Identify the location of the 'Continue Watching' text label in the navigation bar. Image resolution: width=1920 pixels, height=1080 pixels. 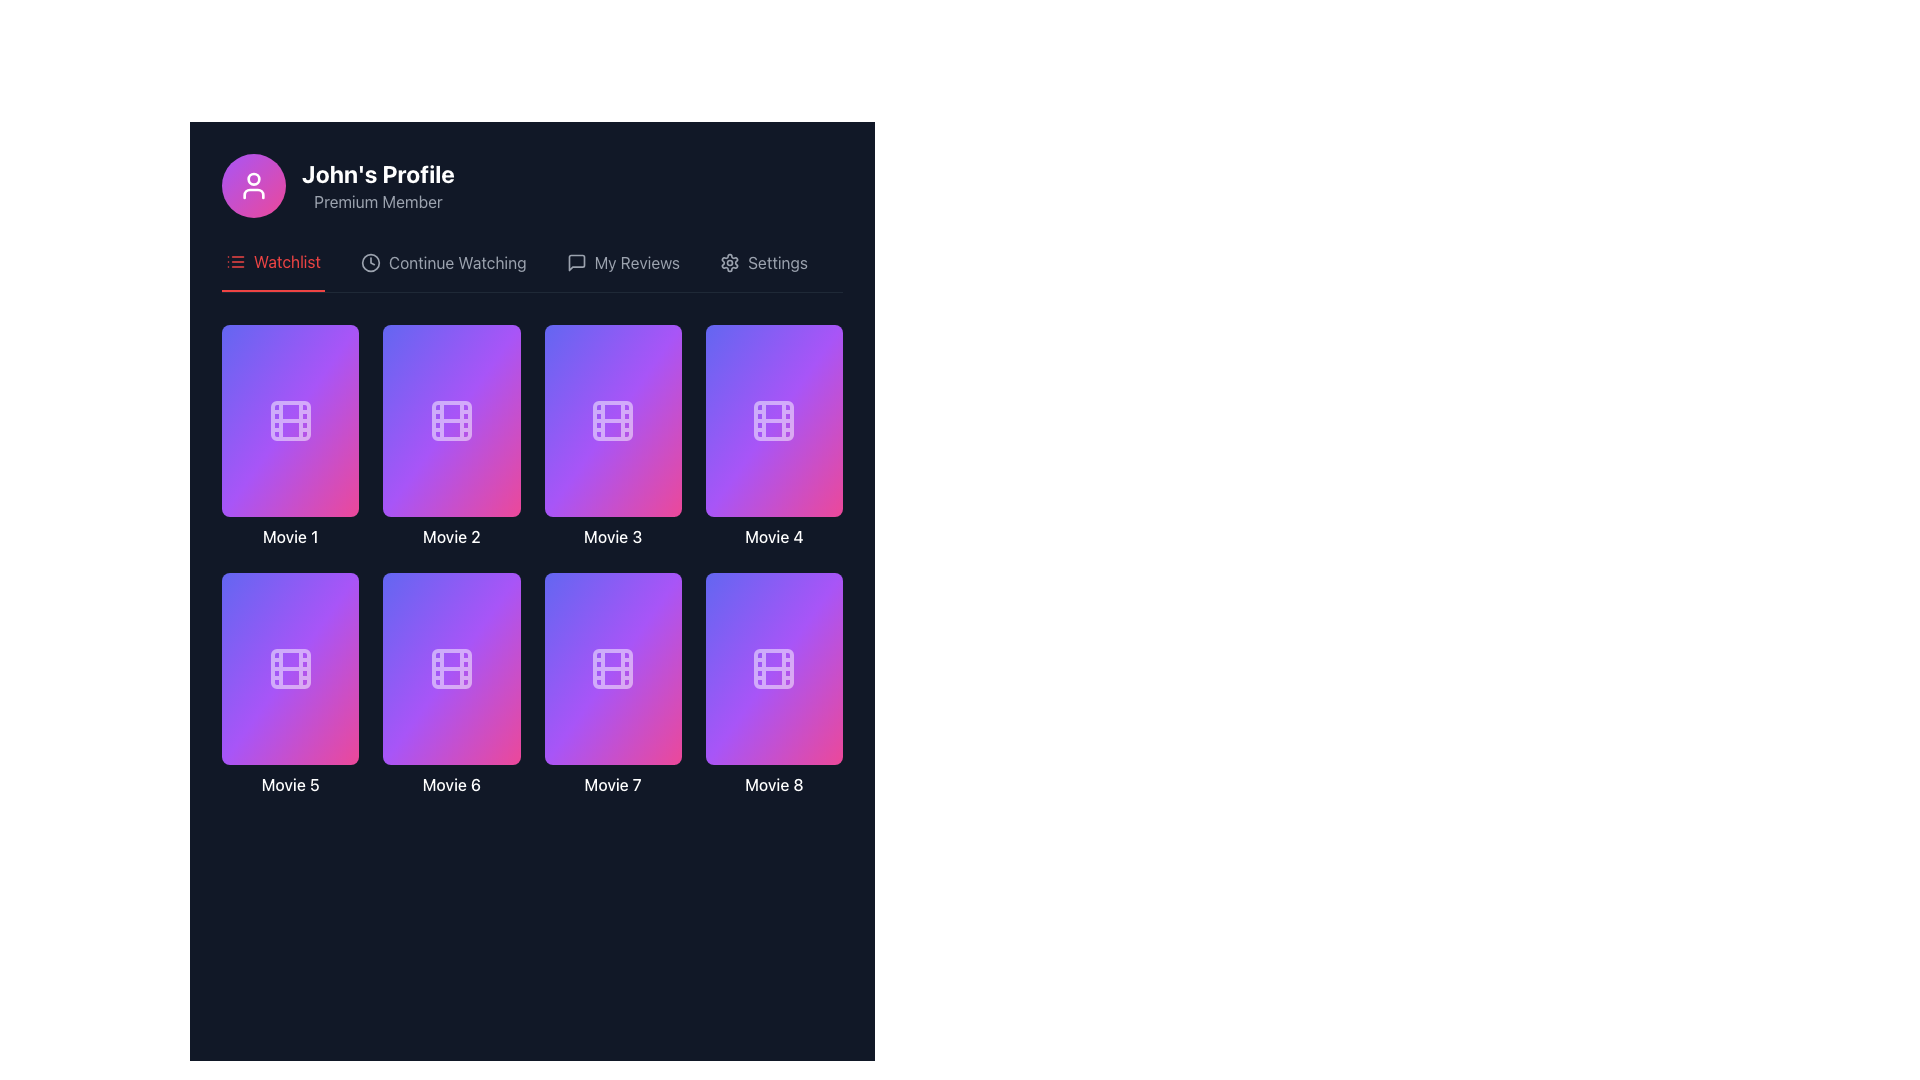
(456, 261).